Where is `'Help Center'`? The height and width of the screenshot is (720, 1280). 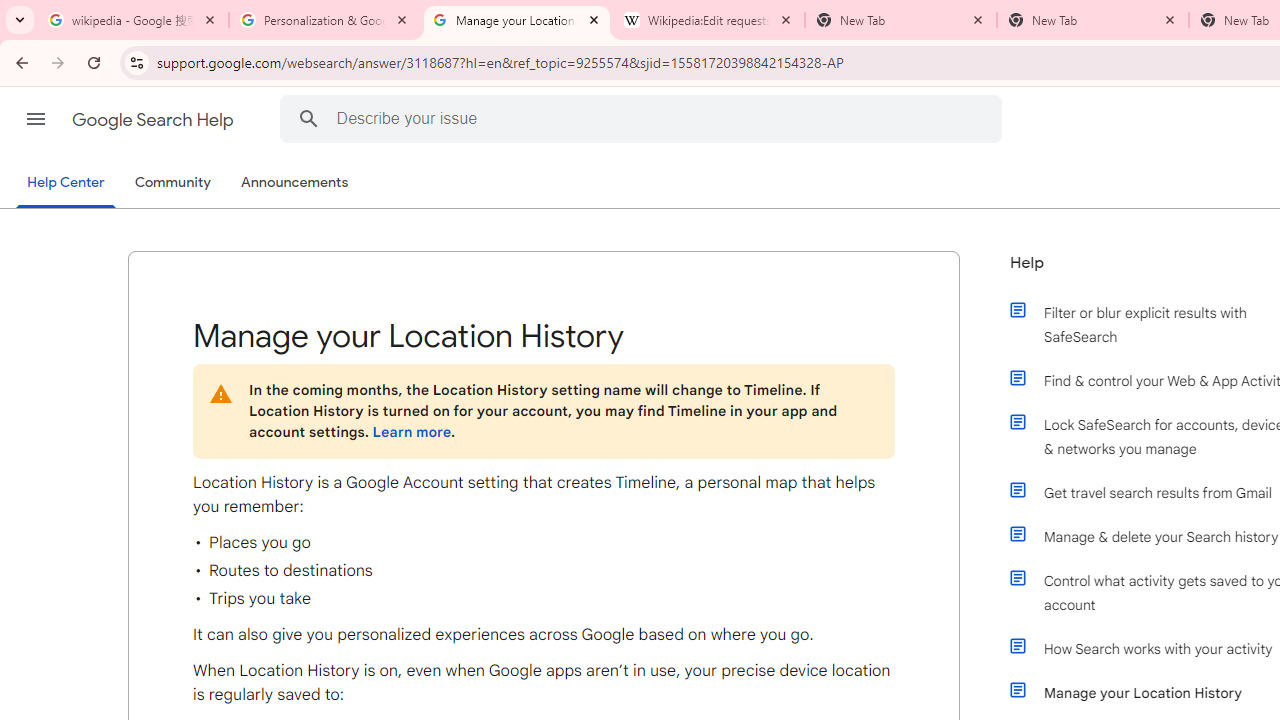 'Help Center' is located at coordinates (65, 183).